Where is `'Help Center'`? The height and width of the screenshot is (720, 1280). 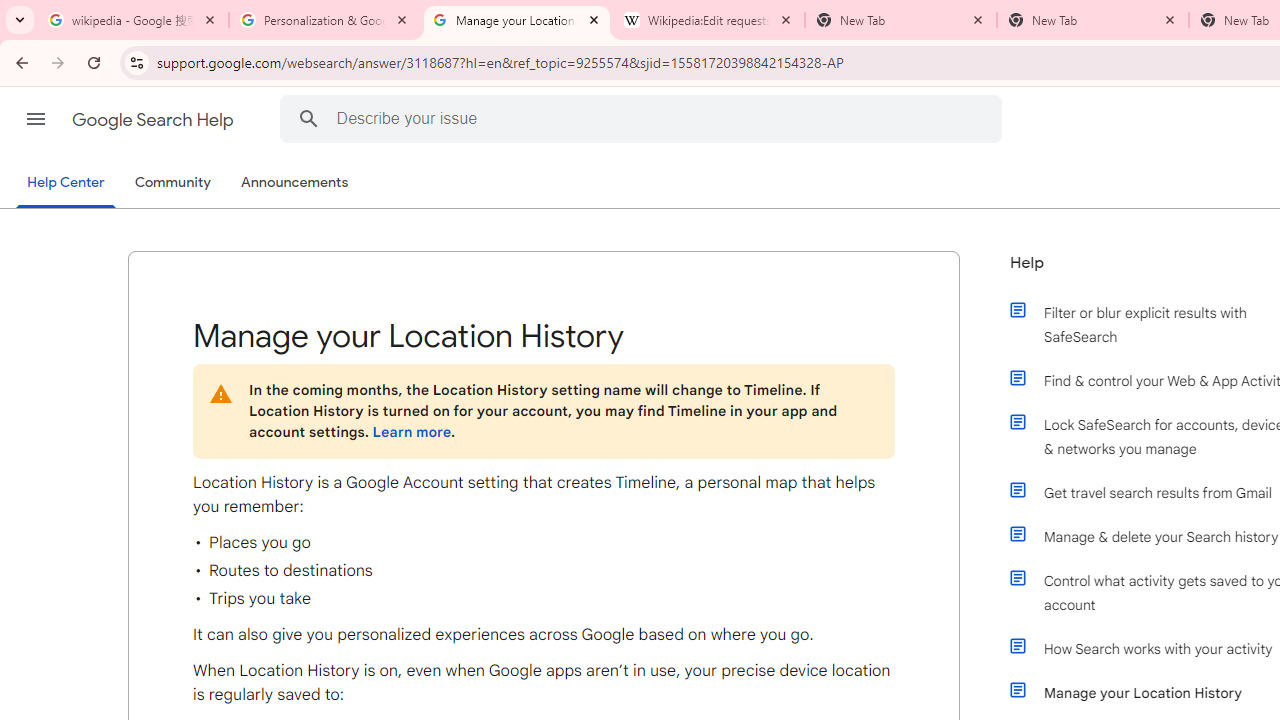 'Help Center' is located at coordinates (65, 183).